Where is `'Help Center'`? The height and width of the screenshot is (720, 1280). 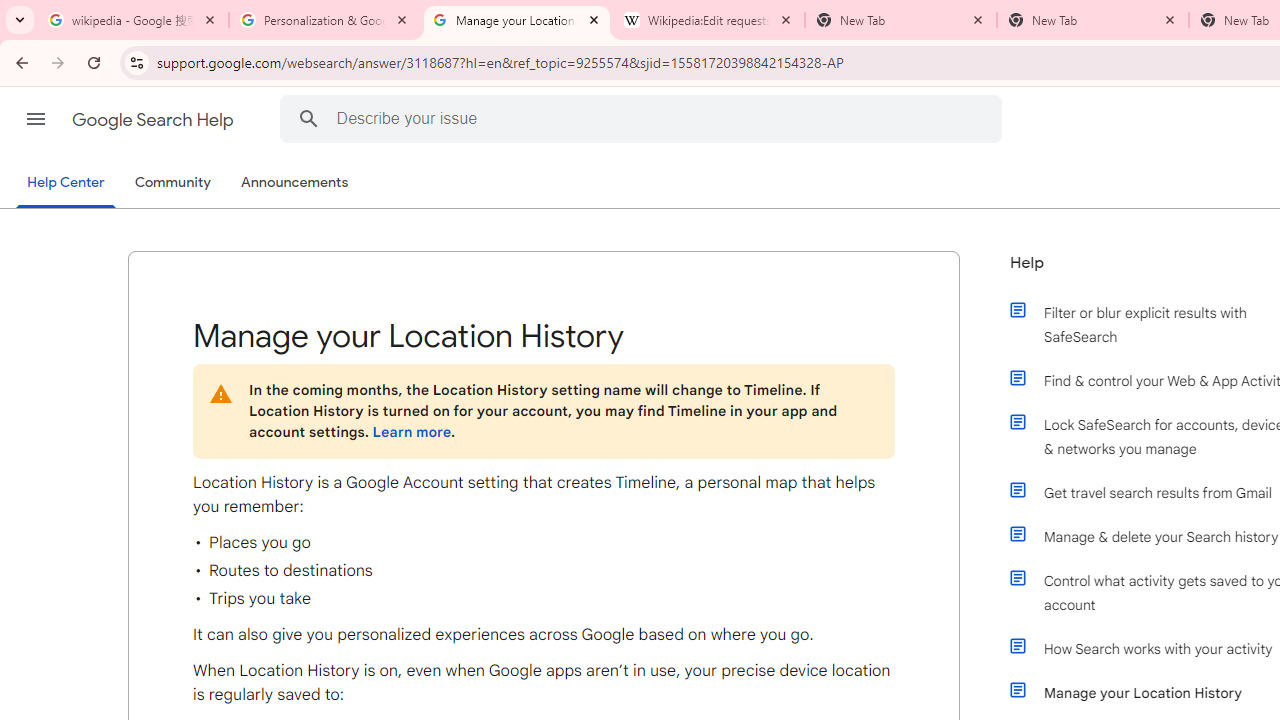 'Help Center' is located at coordinates (65, 183).